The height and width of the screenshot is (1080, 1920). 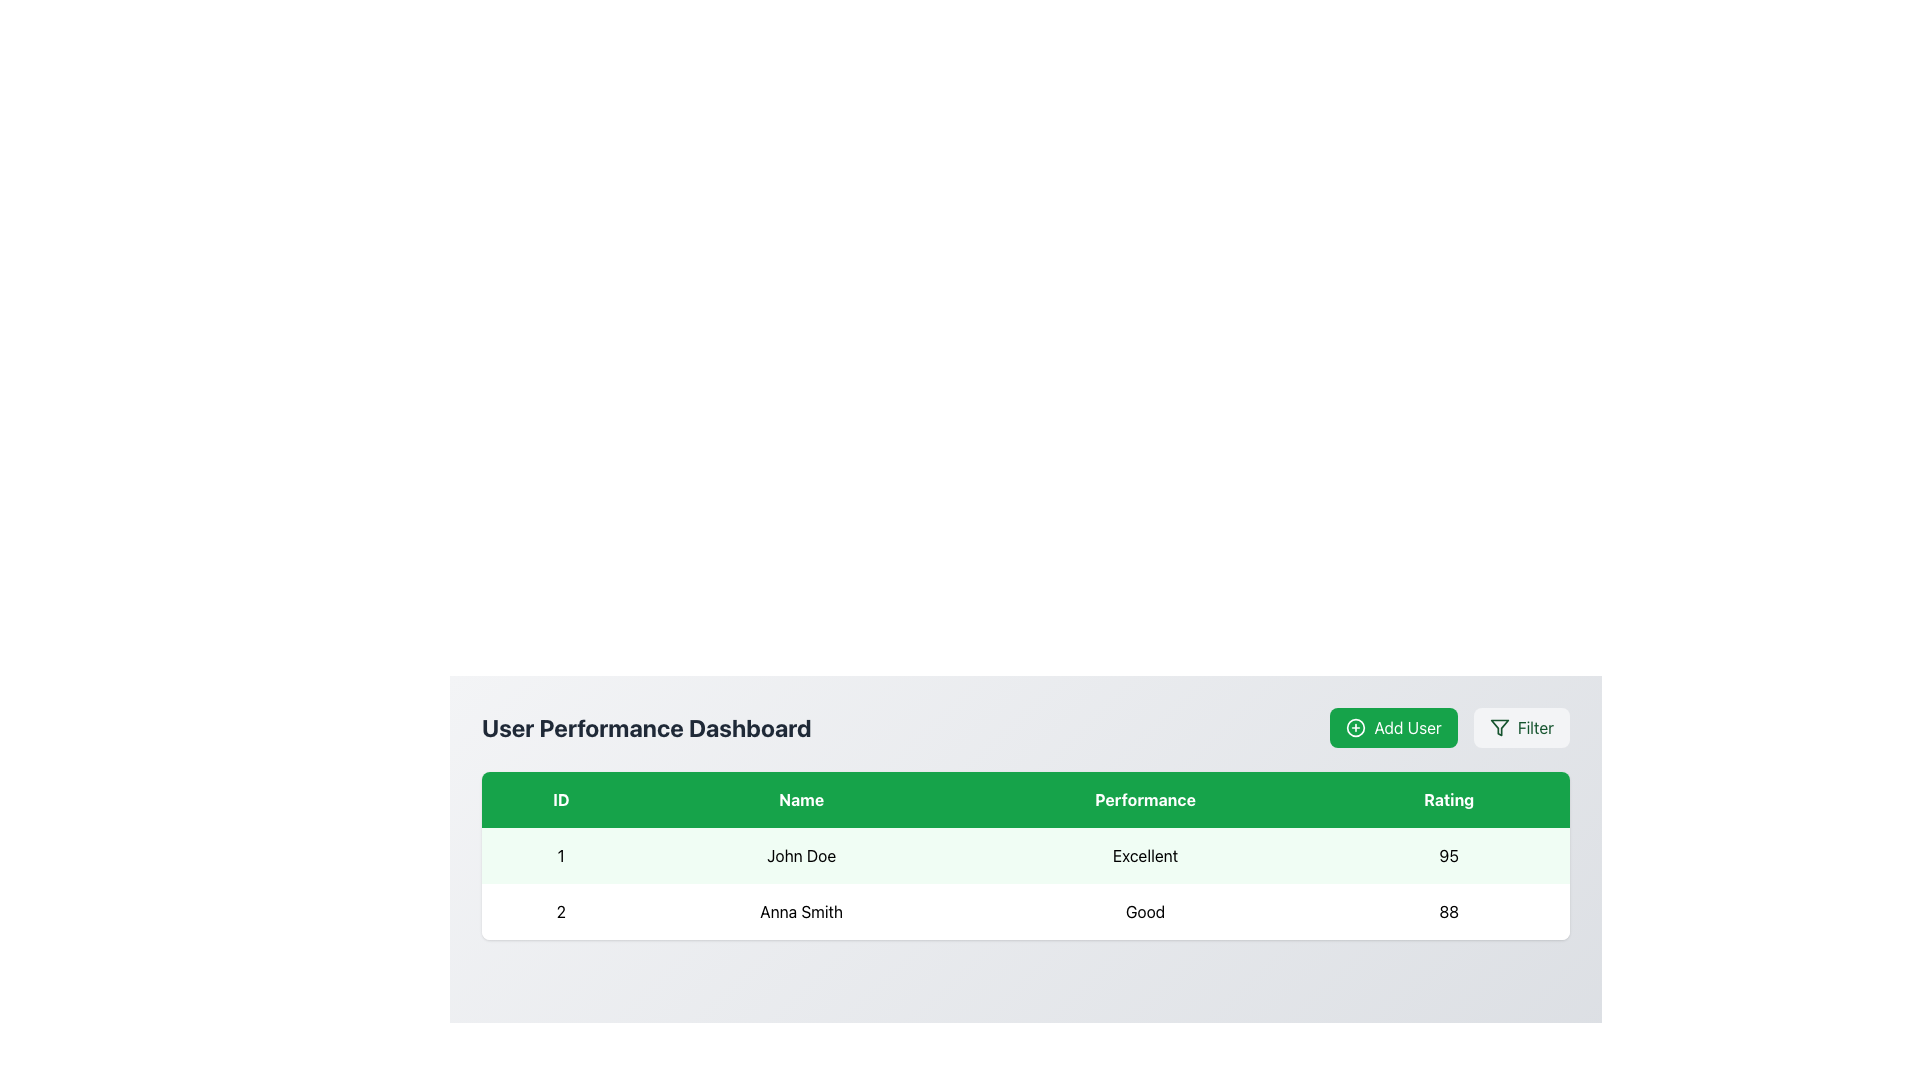 What do you see at coordinates (646, 728) in the screenshot?
I see `the 'User Performance Dashboard' text label, which is prominently displayed in bold, dark gray font above the data table and to the left of the 'Add User' and 'Filter' buttons` at bounding box center [646, 728].